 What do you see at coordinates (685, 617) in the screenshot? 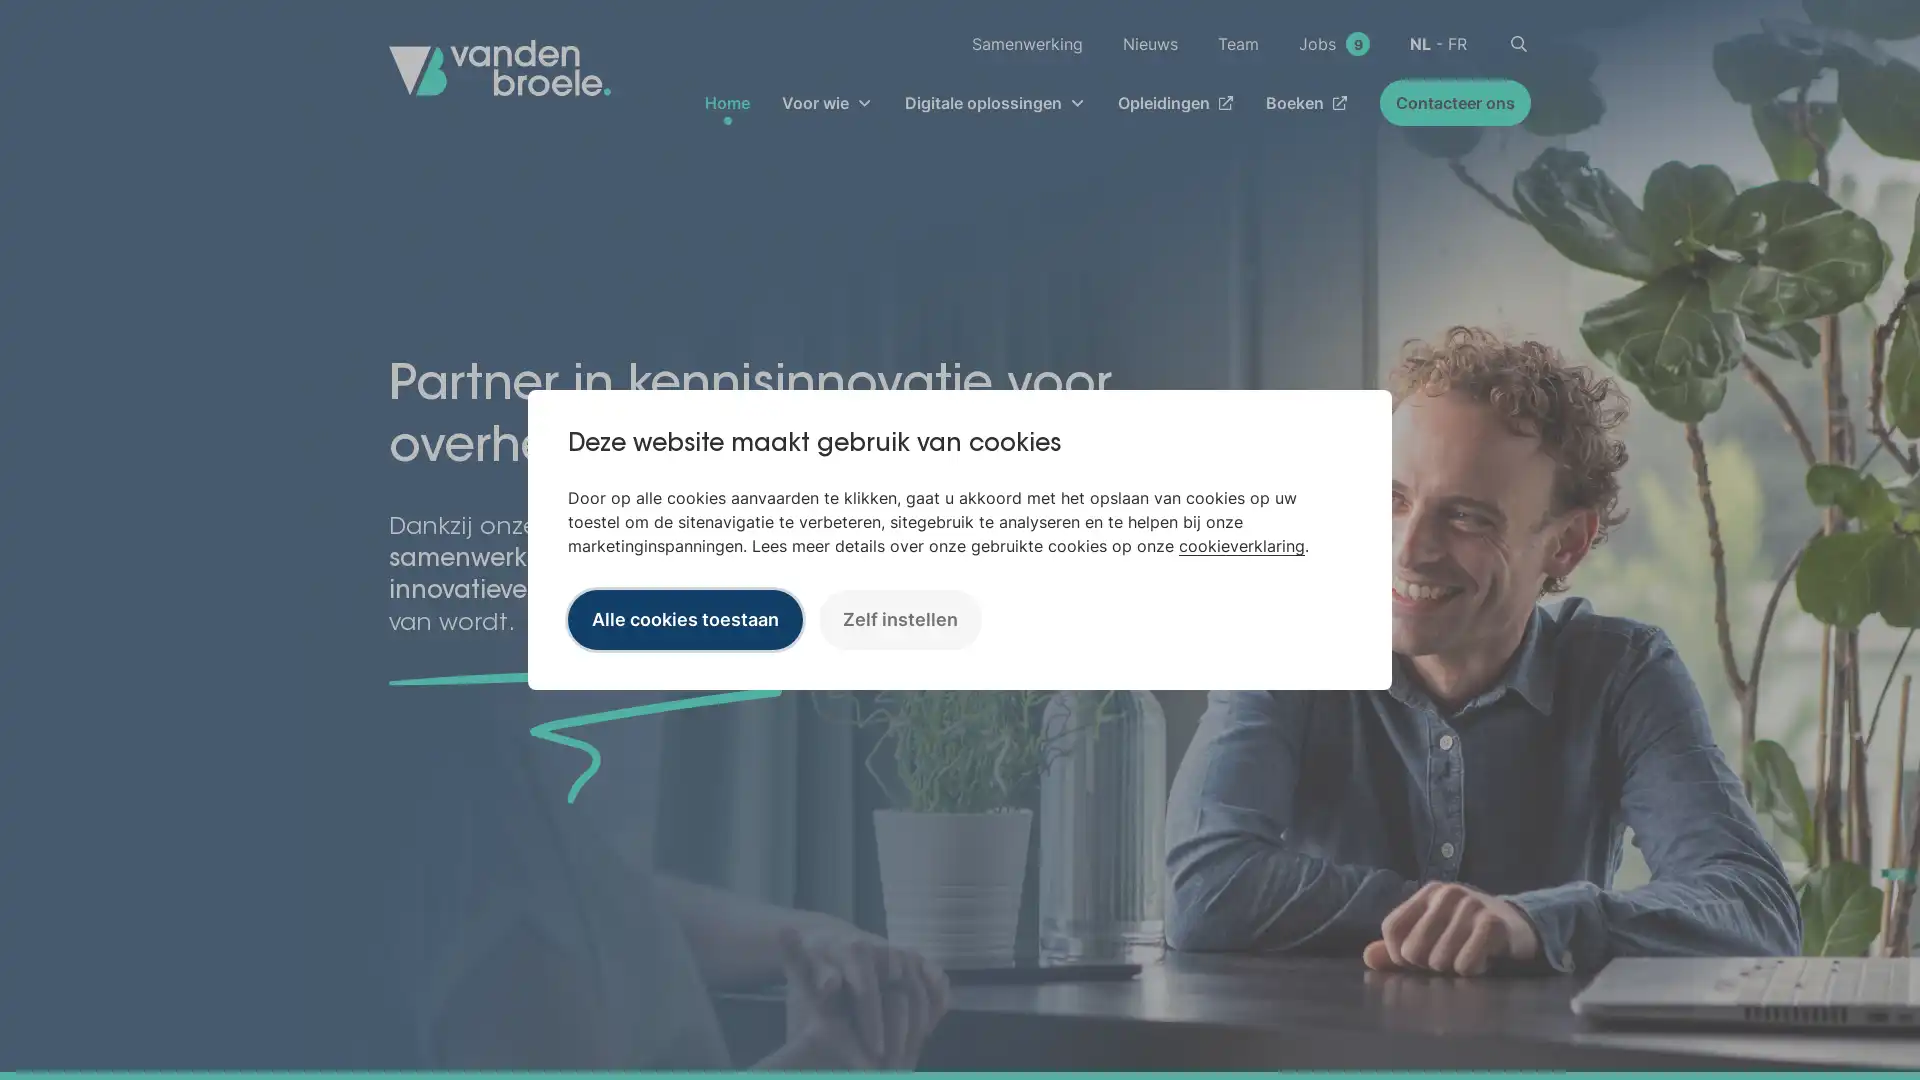
I see `Alle cookies toestaan` at bounding box center [685, 617].